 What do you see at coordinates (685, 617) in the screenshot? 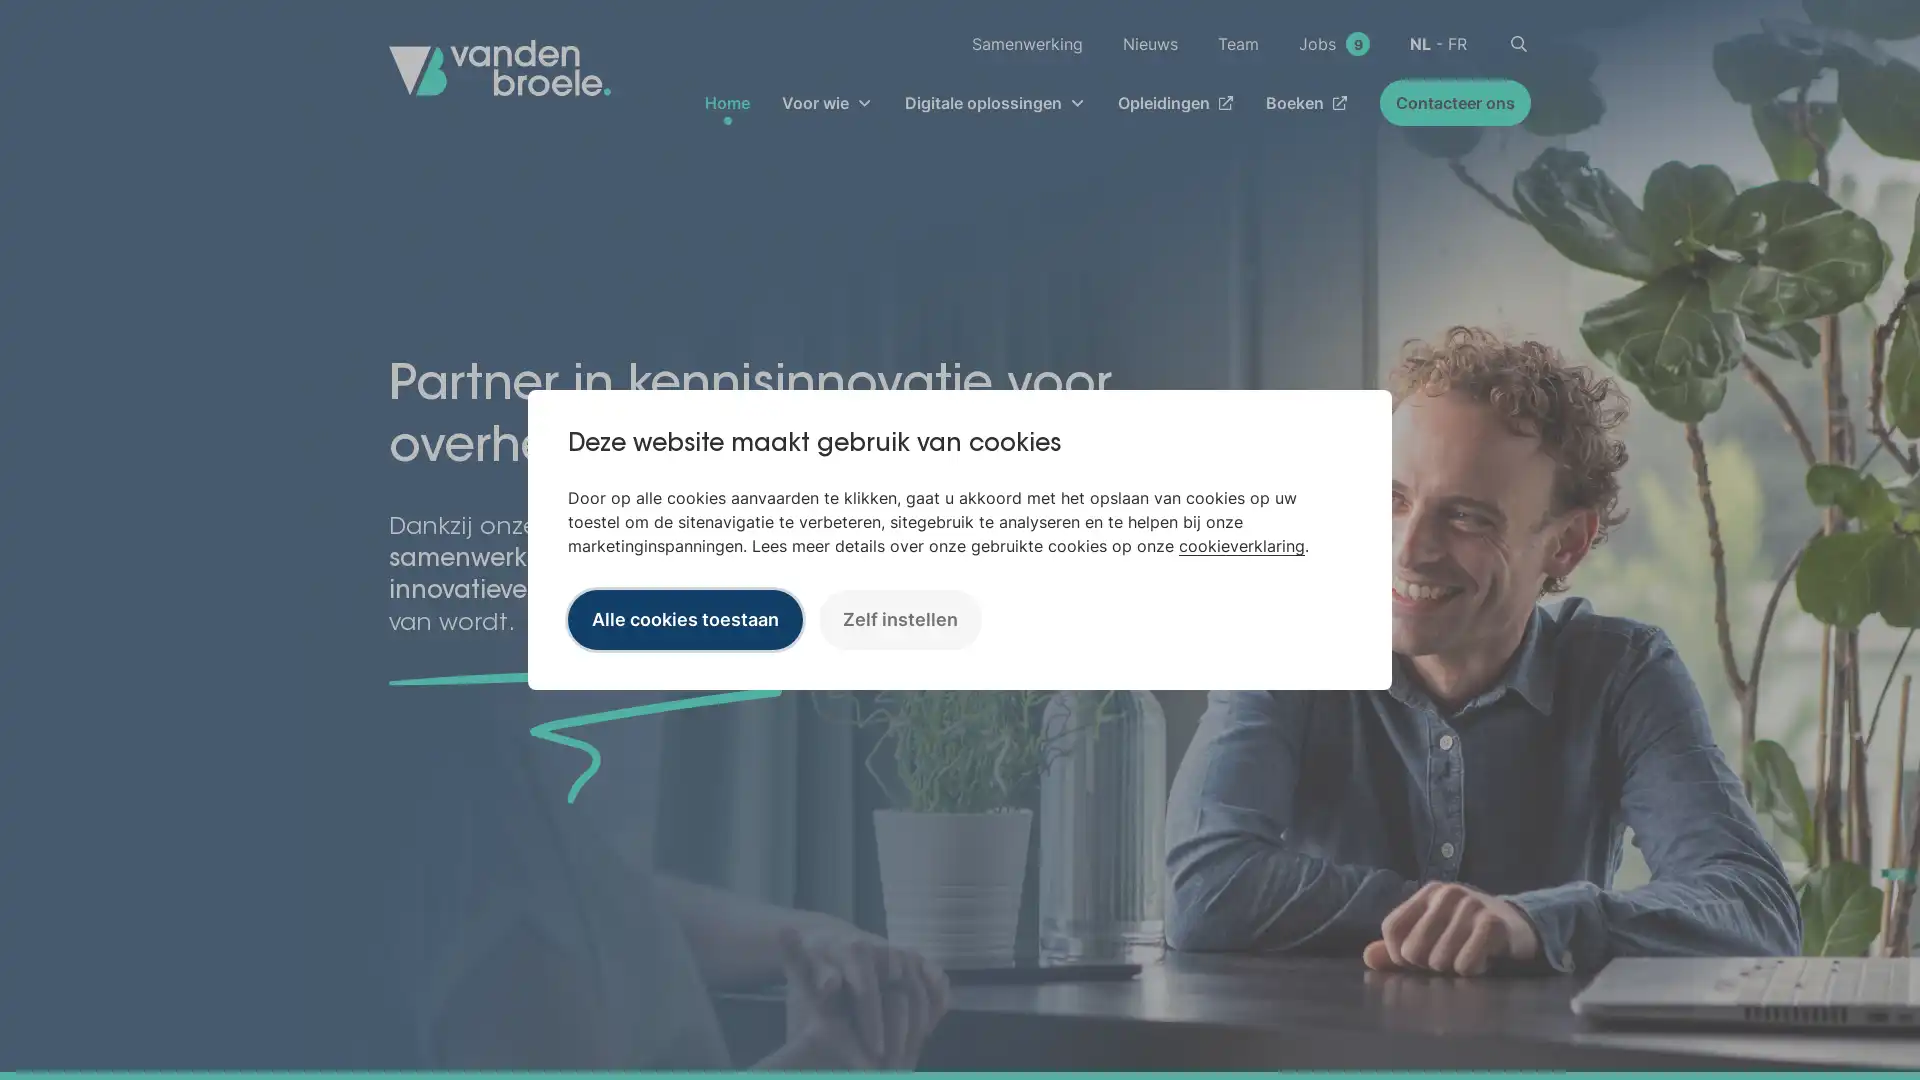
I see `Alle cookies toestaan` at bounding box center [685, 617].